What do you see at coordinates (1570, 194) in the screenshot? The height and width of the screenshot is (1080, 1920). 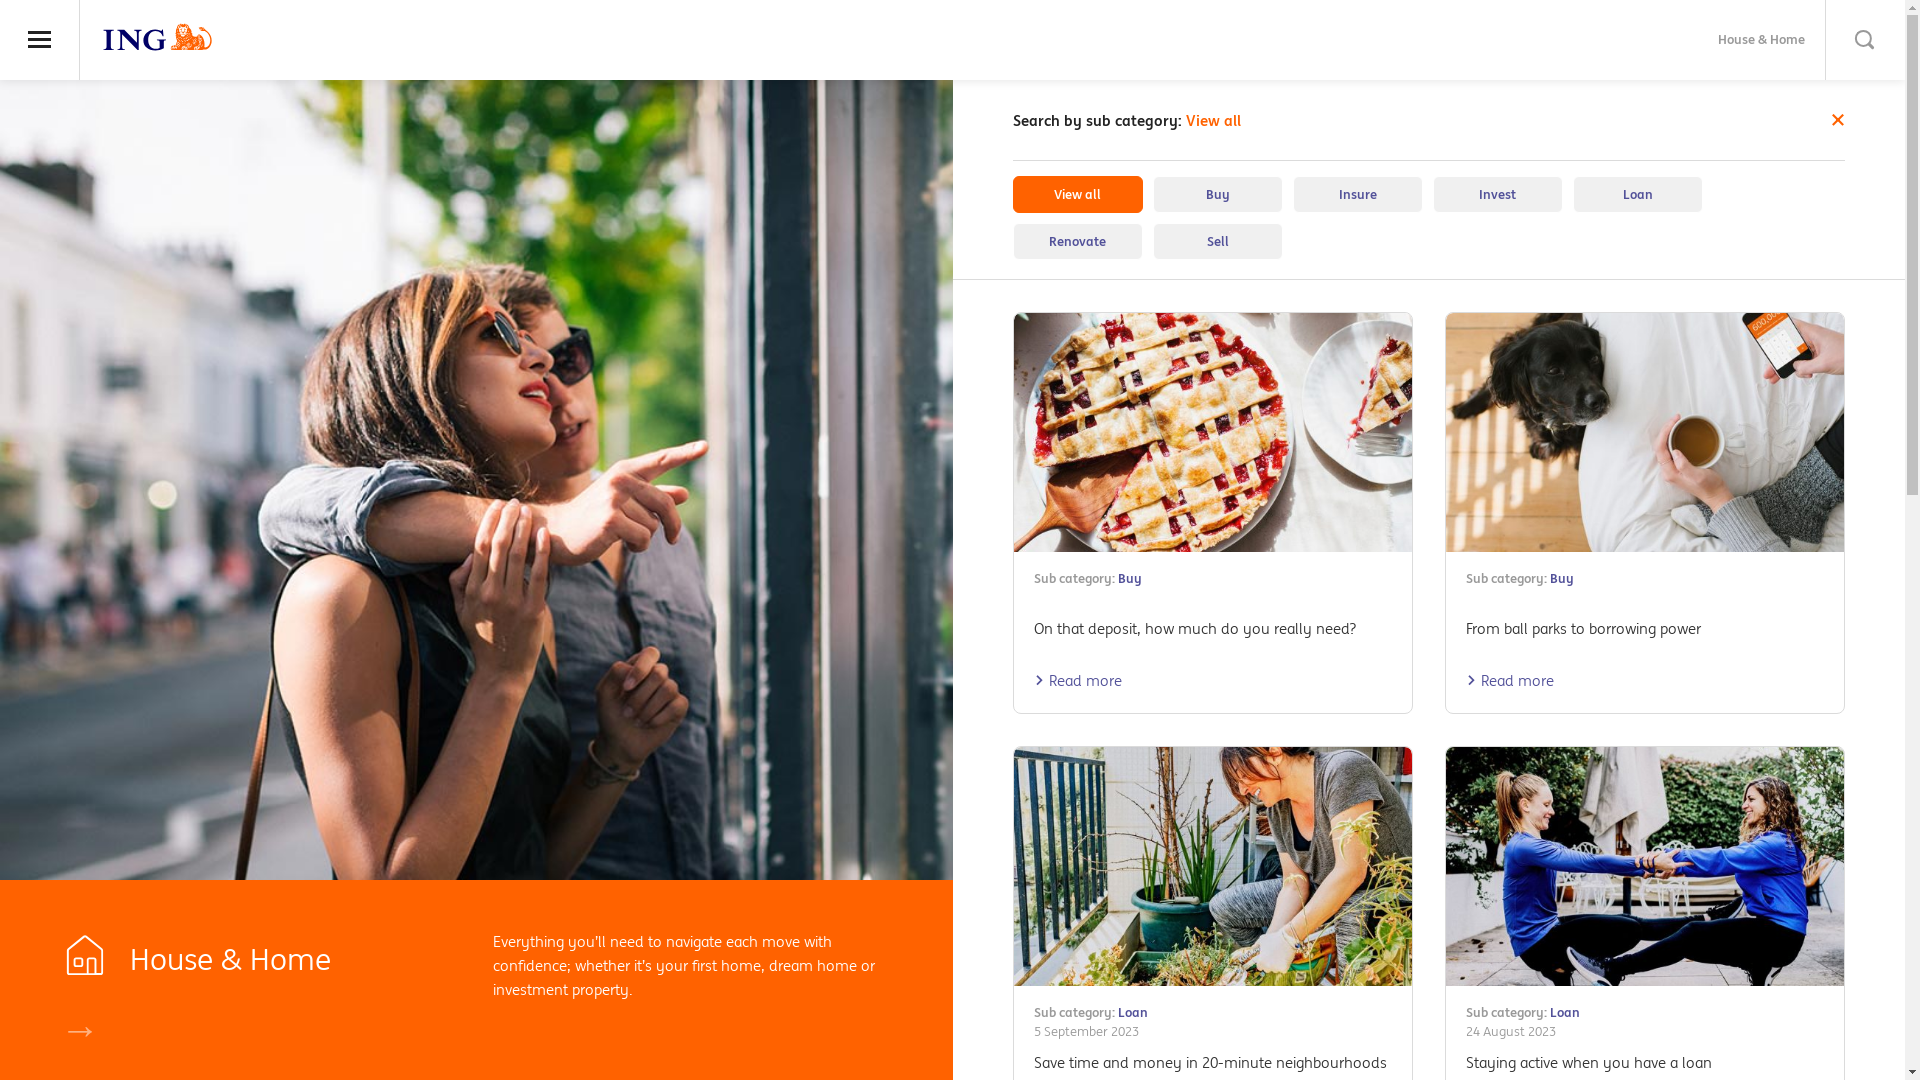 I see `'Loan'` at bounding box center [1570, 194].